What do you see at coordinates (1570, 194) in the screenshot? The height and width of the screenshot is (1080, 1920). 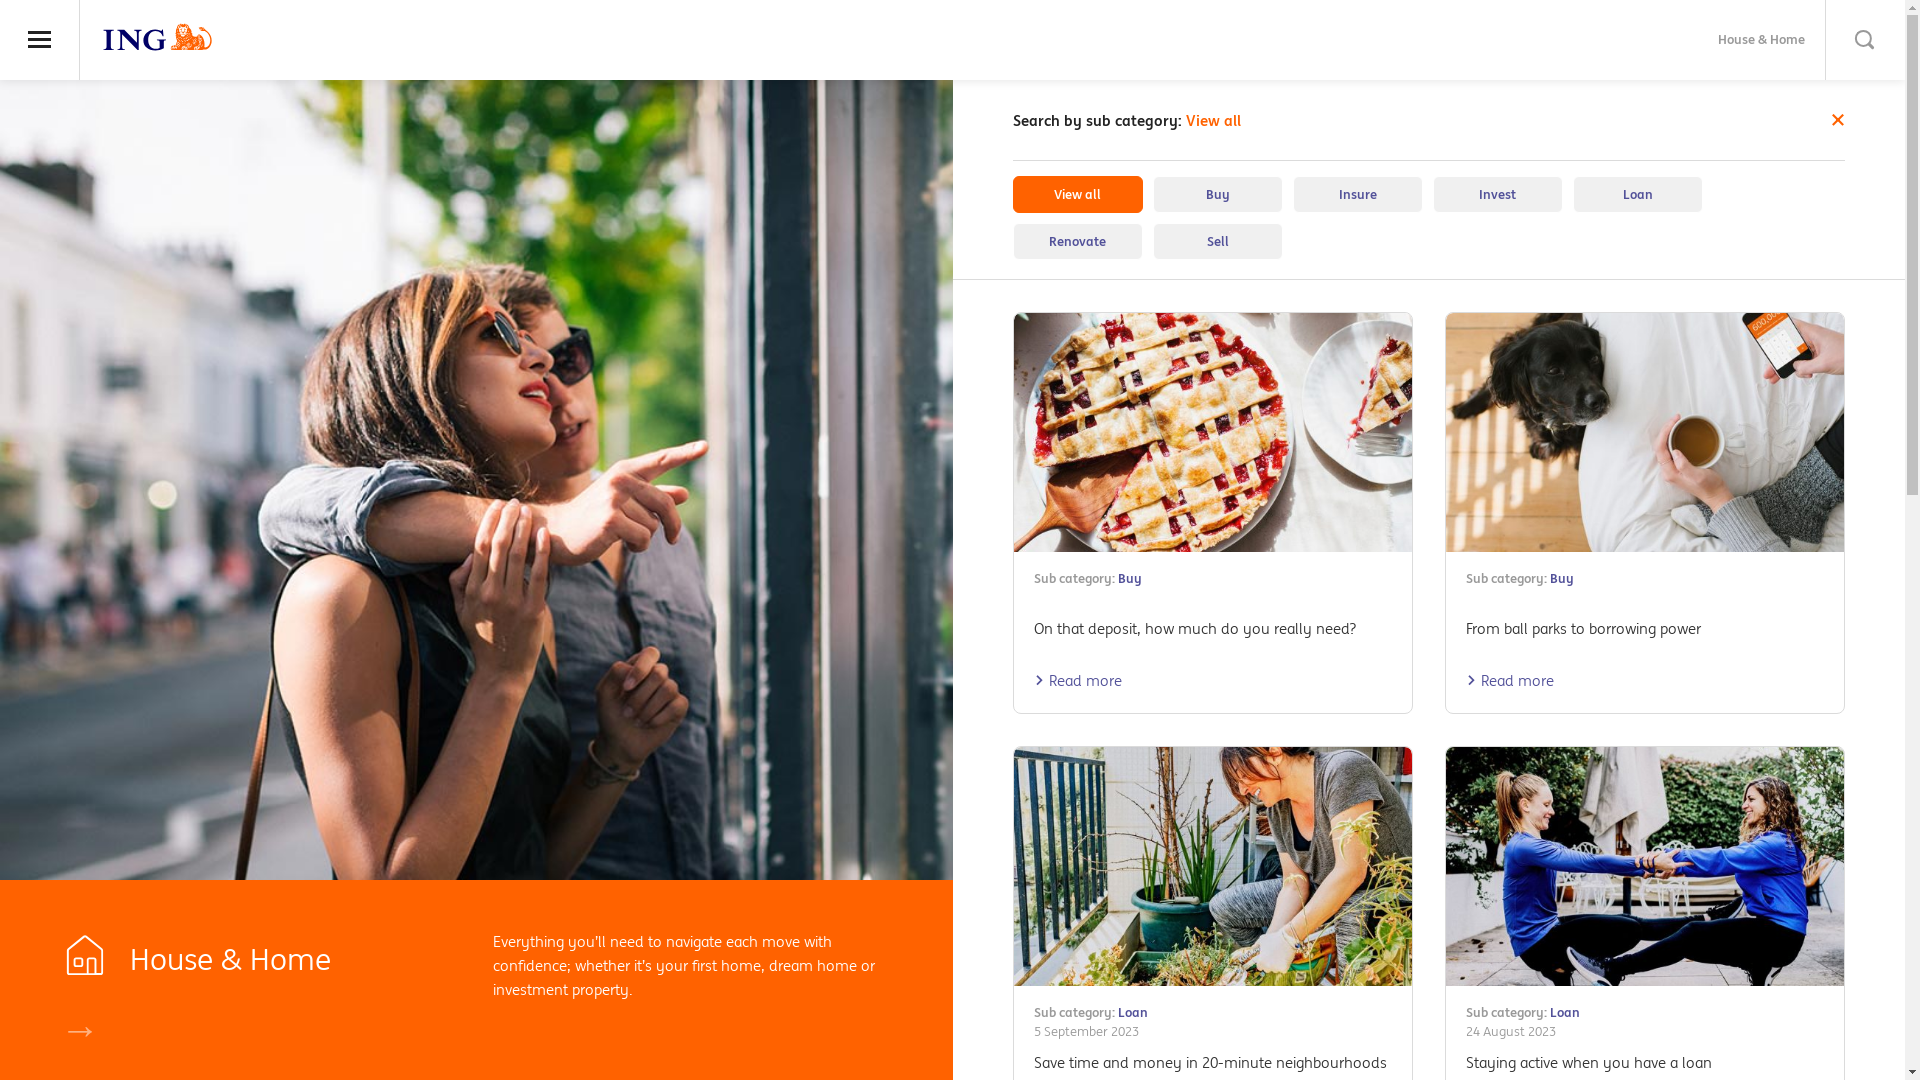 I see `'Loan'` at bounding box center [1570, 194].